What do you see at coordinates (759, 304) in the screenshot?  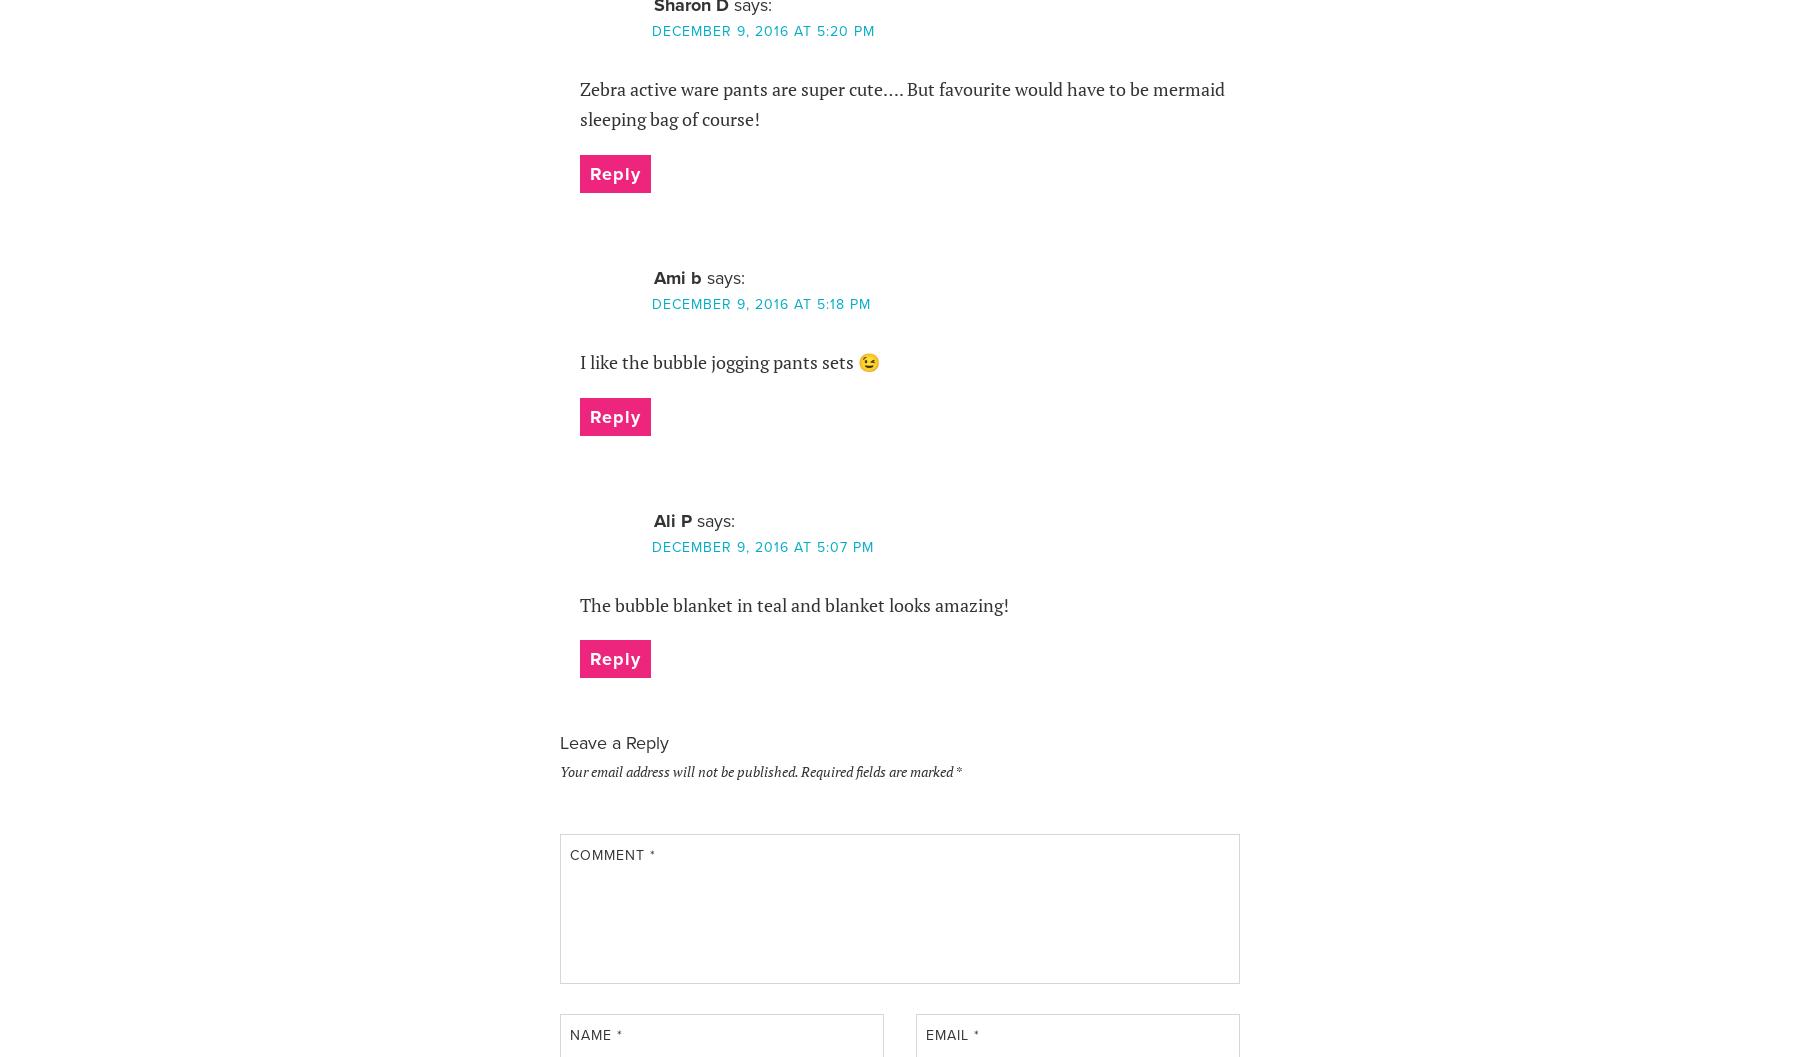 I see `'December 9, 2016 at 5:18 pm'` at bounding box center [759, 304].